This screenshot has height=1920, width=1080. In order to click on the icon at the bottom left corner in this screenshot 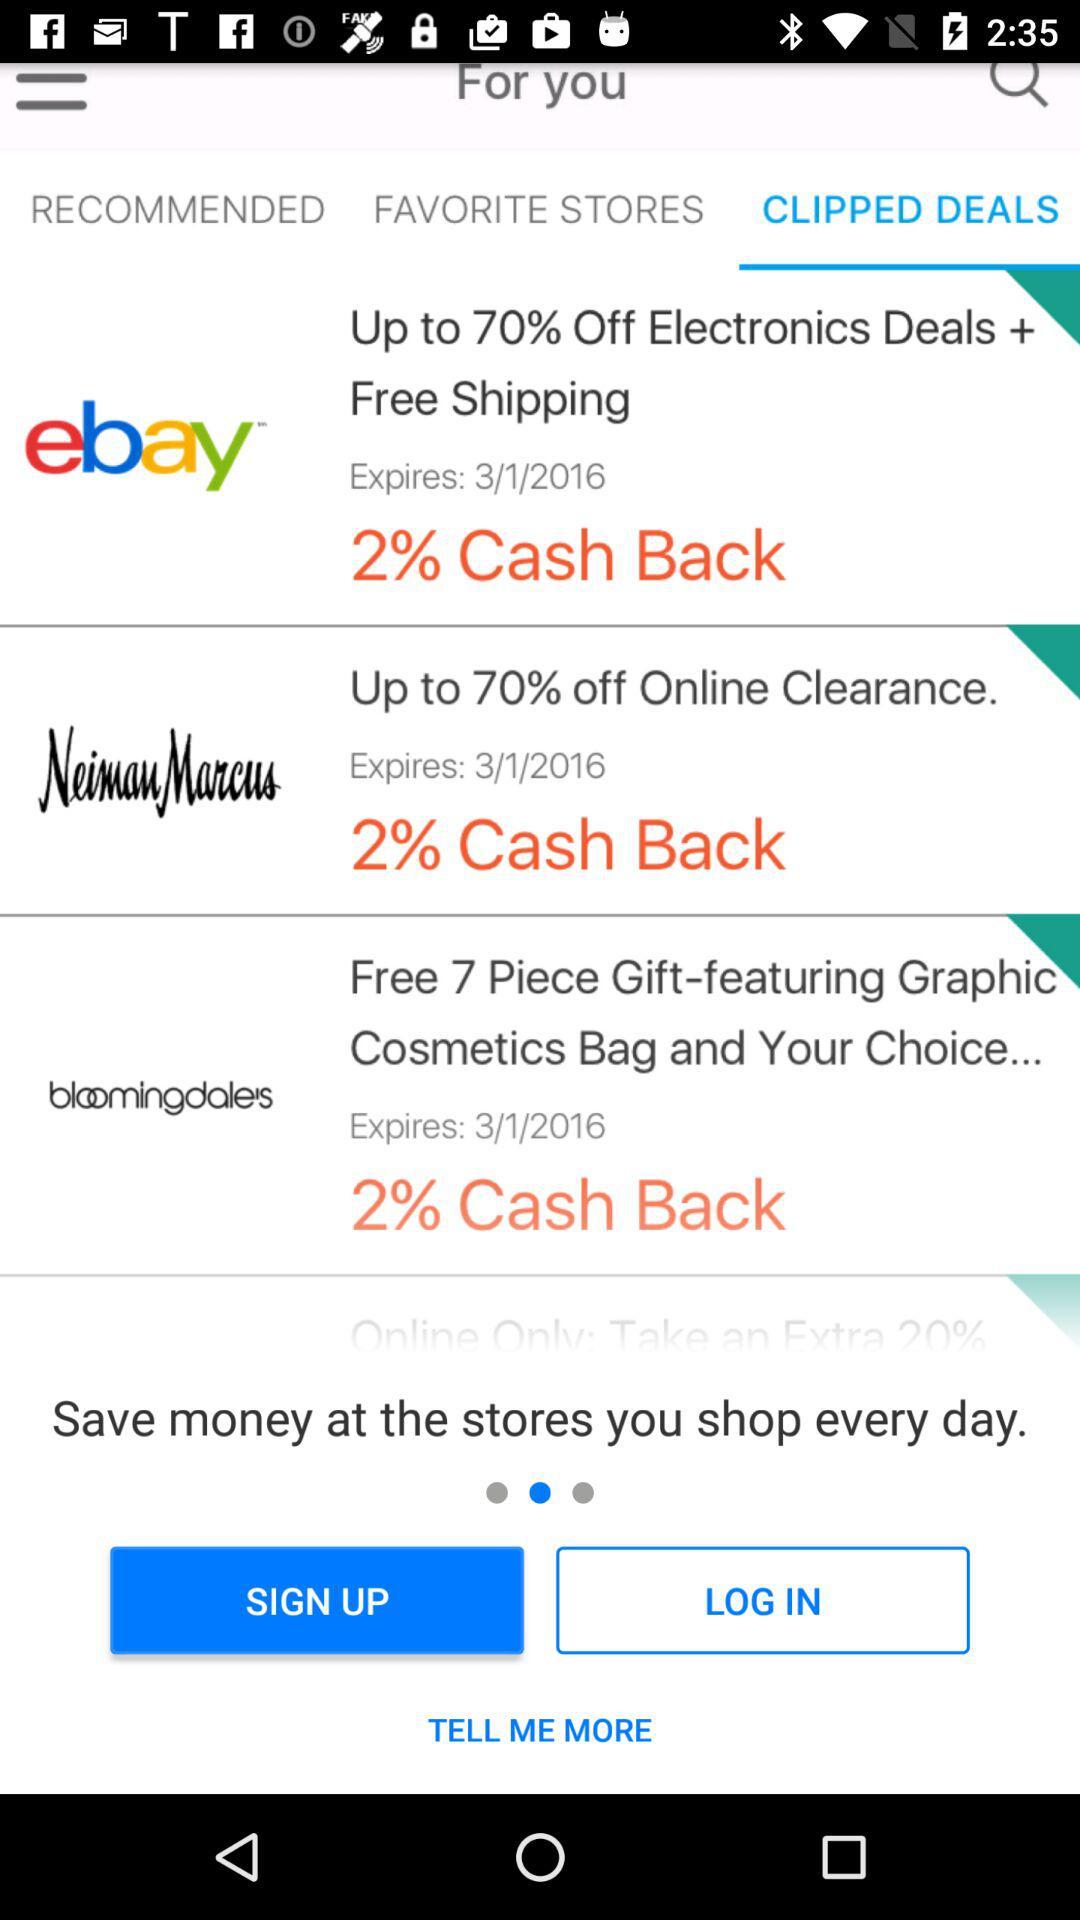, I will do `click(316, 1600)`.